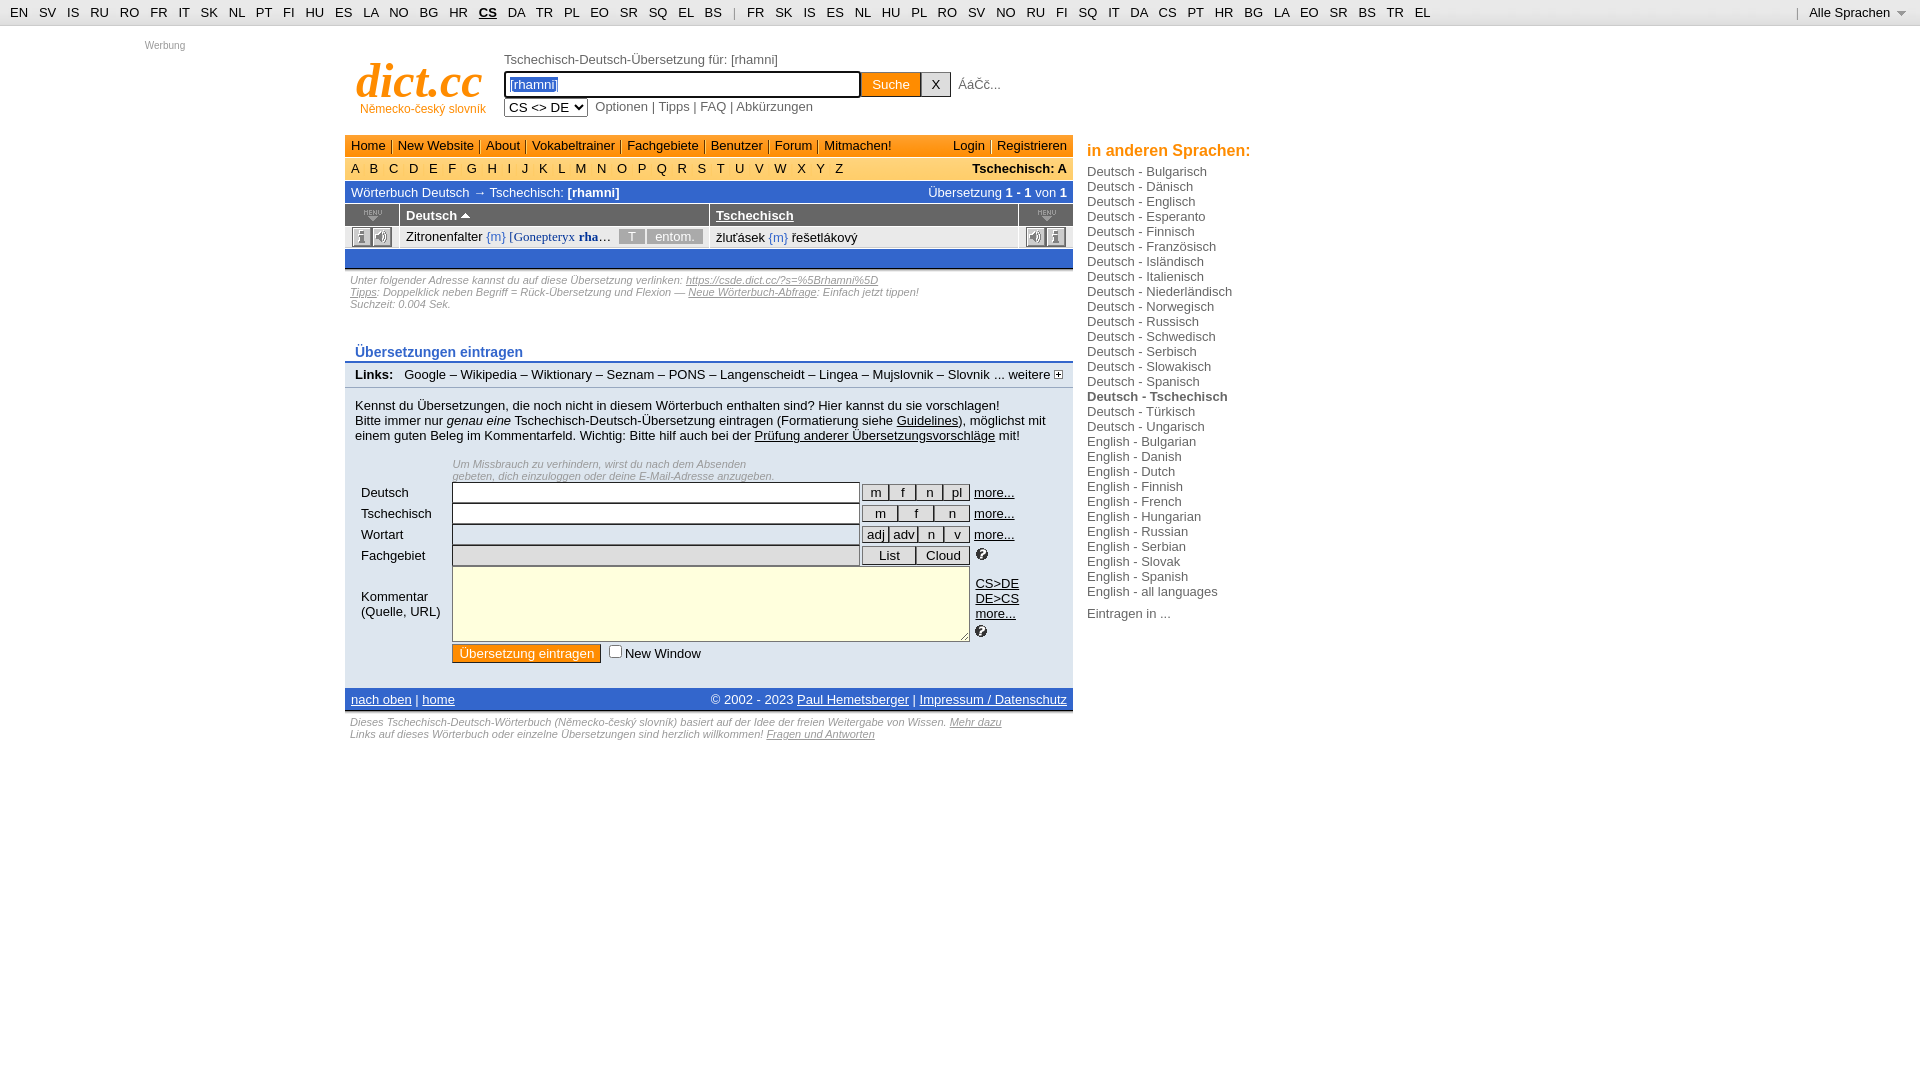 This screenshot has height=1080, width=1920. I want to click on 'Duden', so click(384, 389).